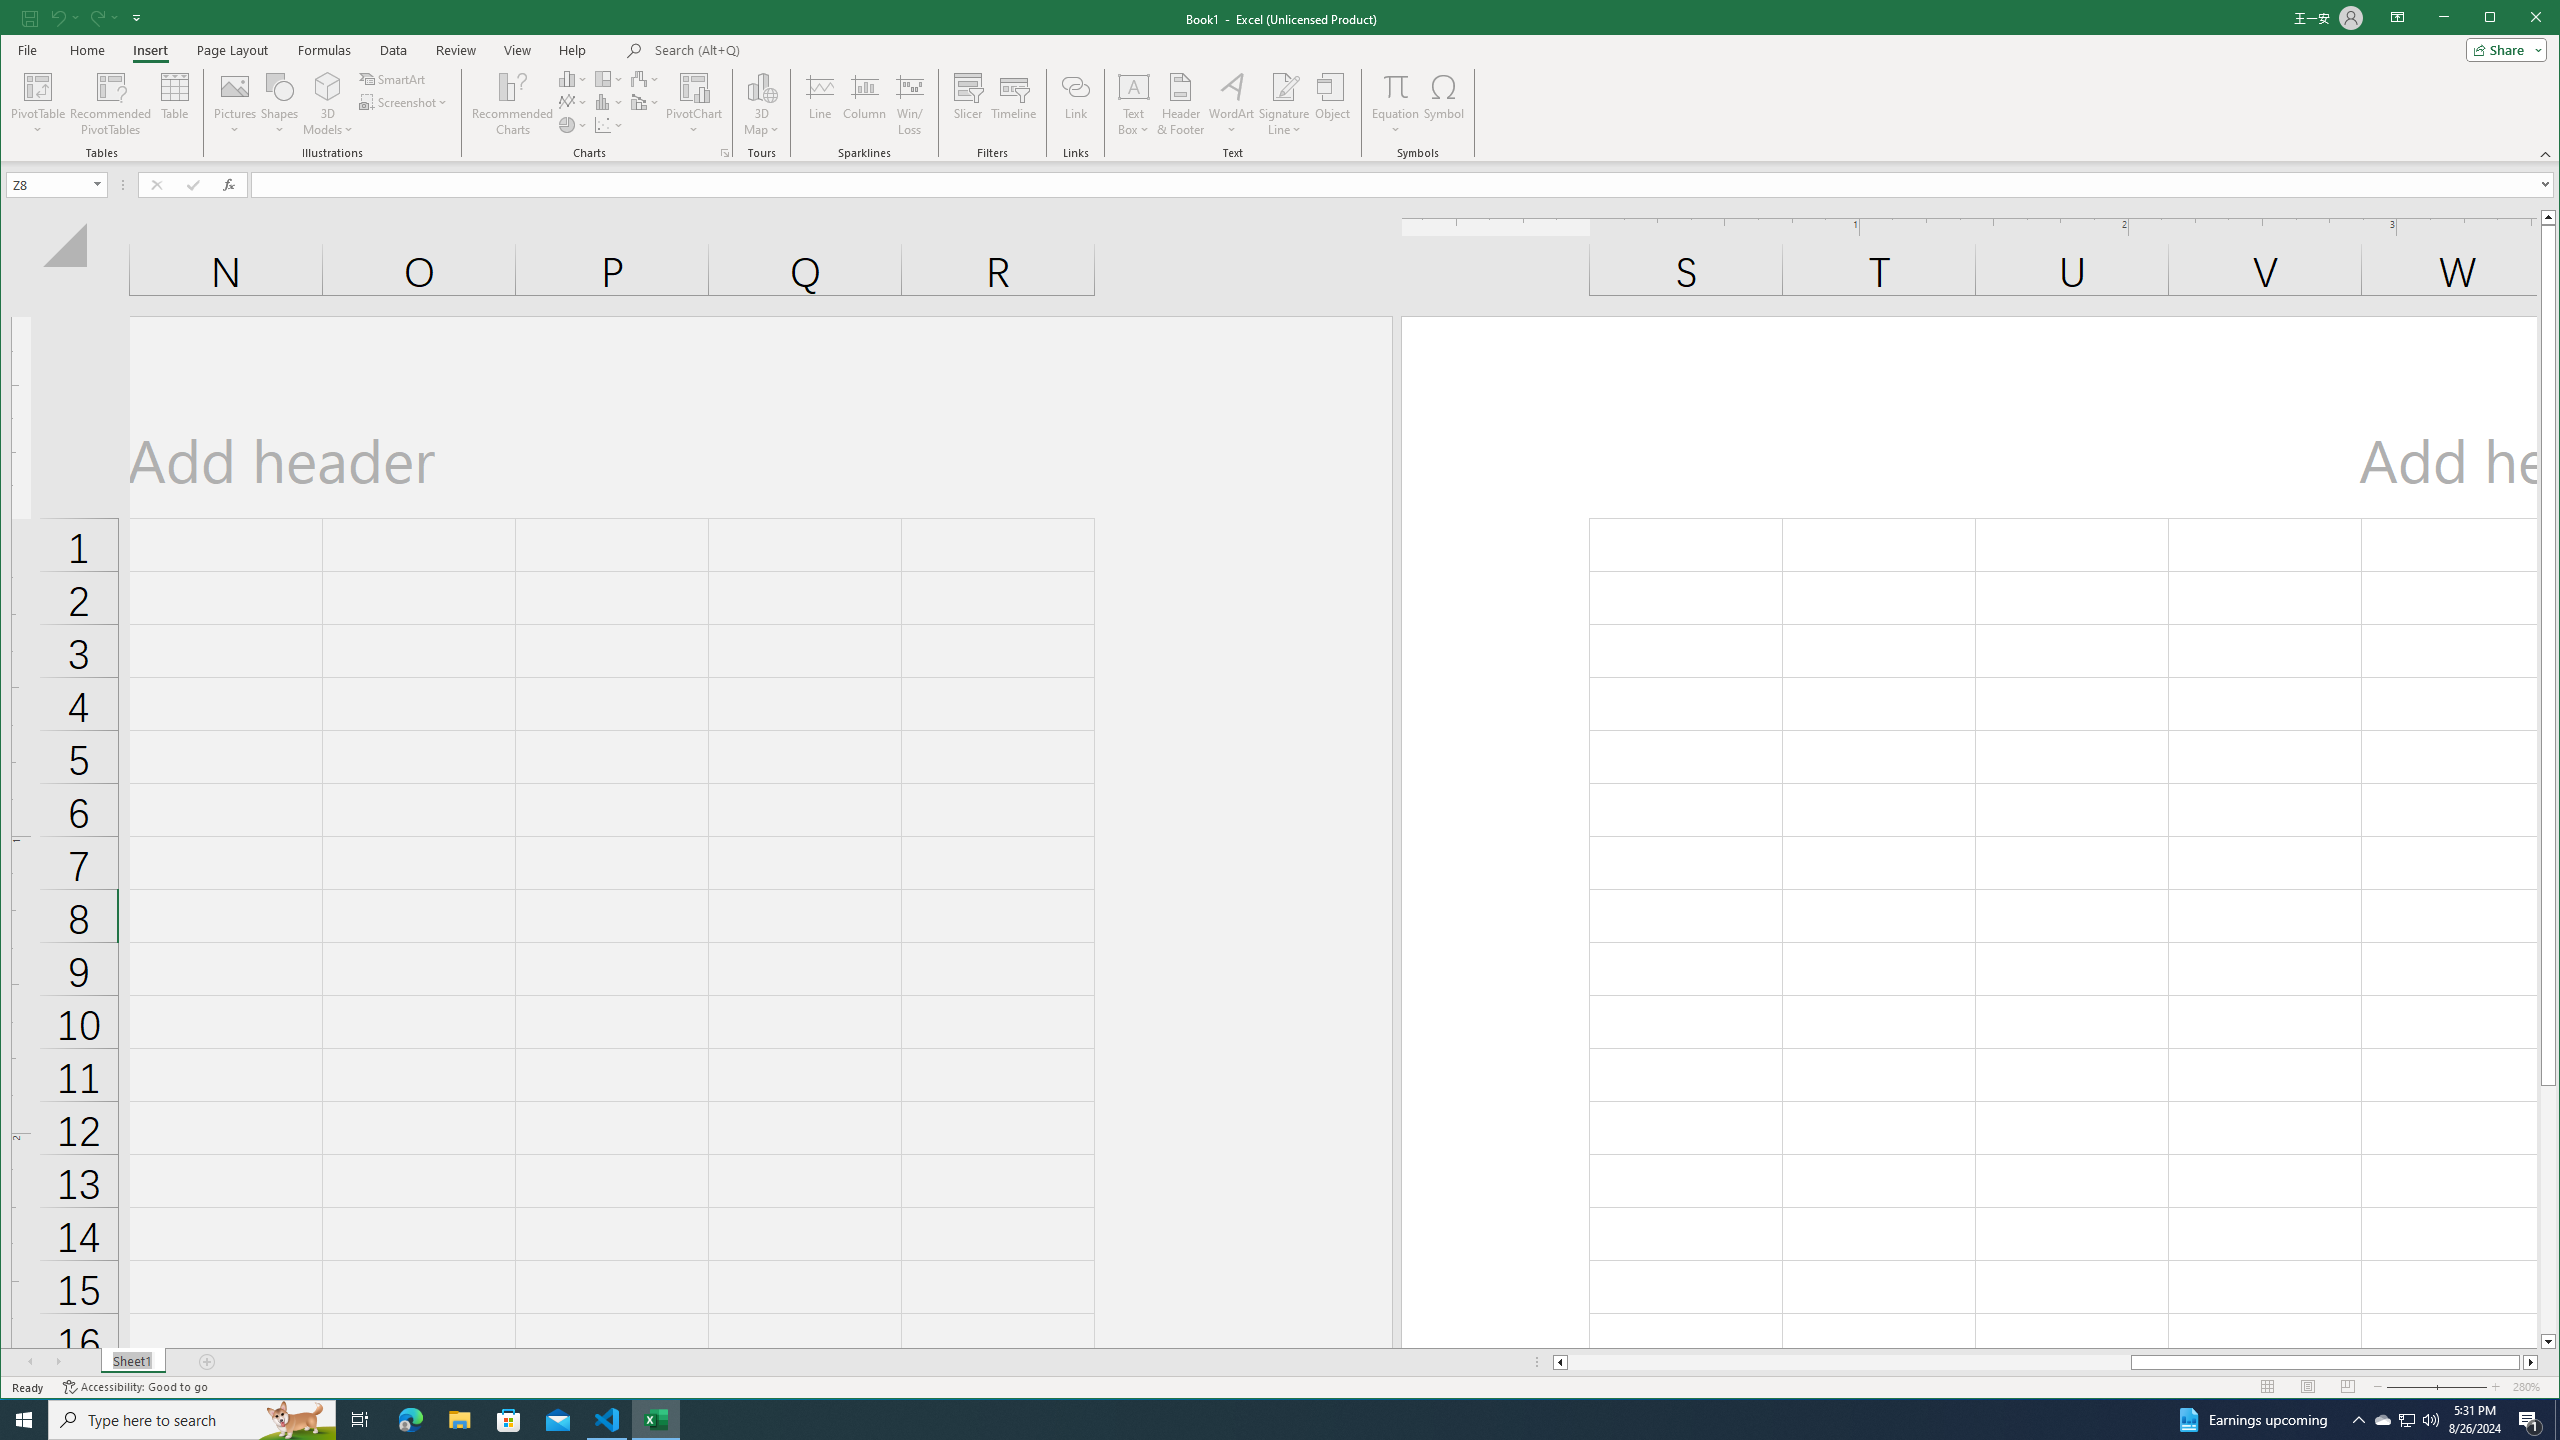 This screenshot has width=2560, height=1440. Describe the element at coordinates (294, 1418) in the screenshot. I see `'Search highlights icon opens search home window'` at that location.